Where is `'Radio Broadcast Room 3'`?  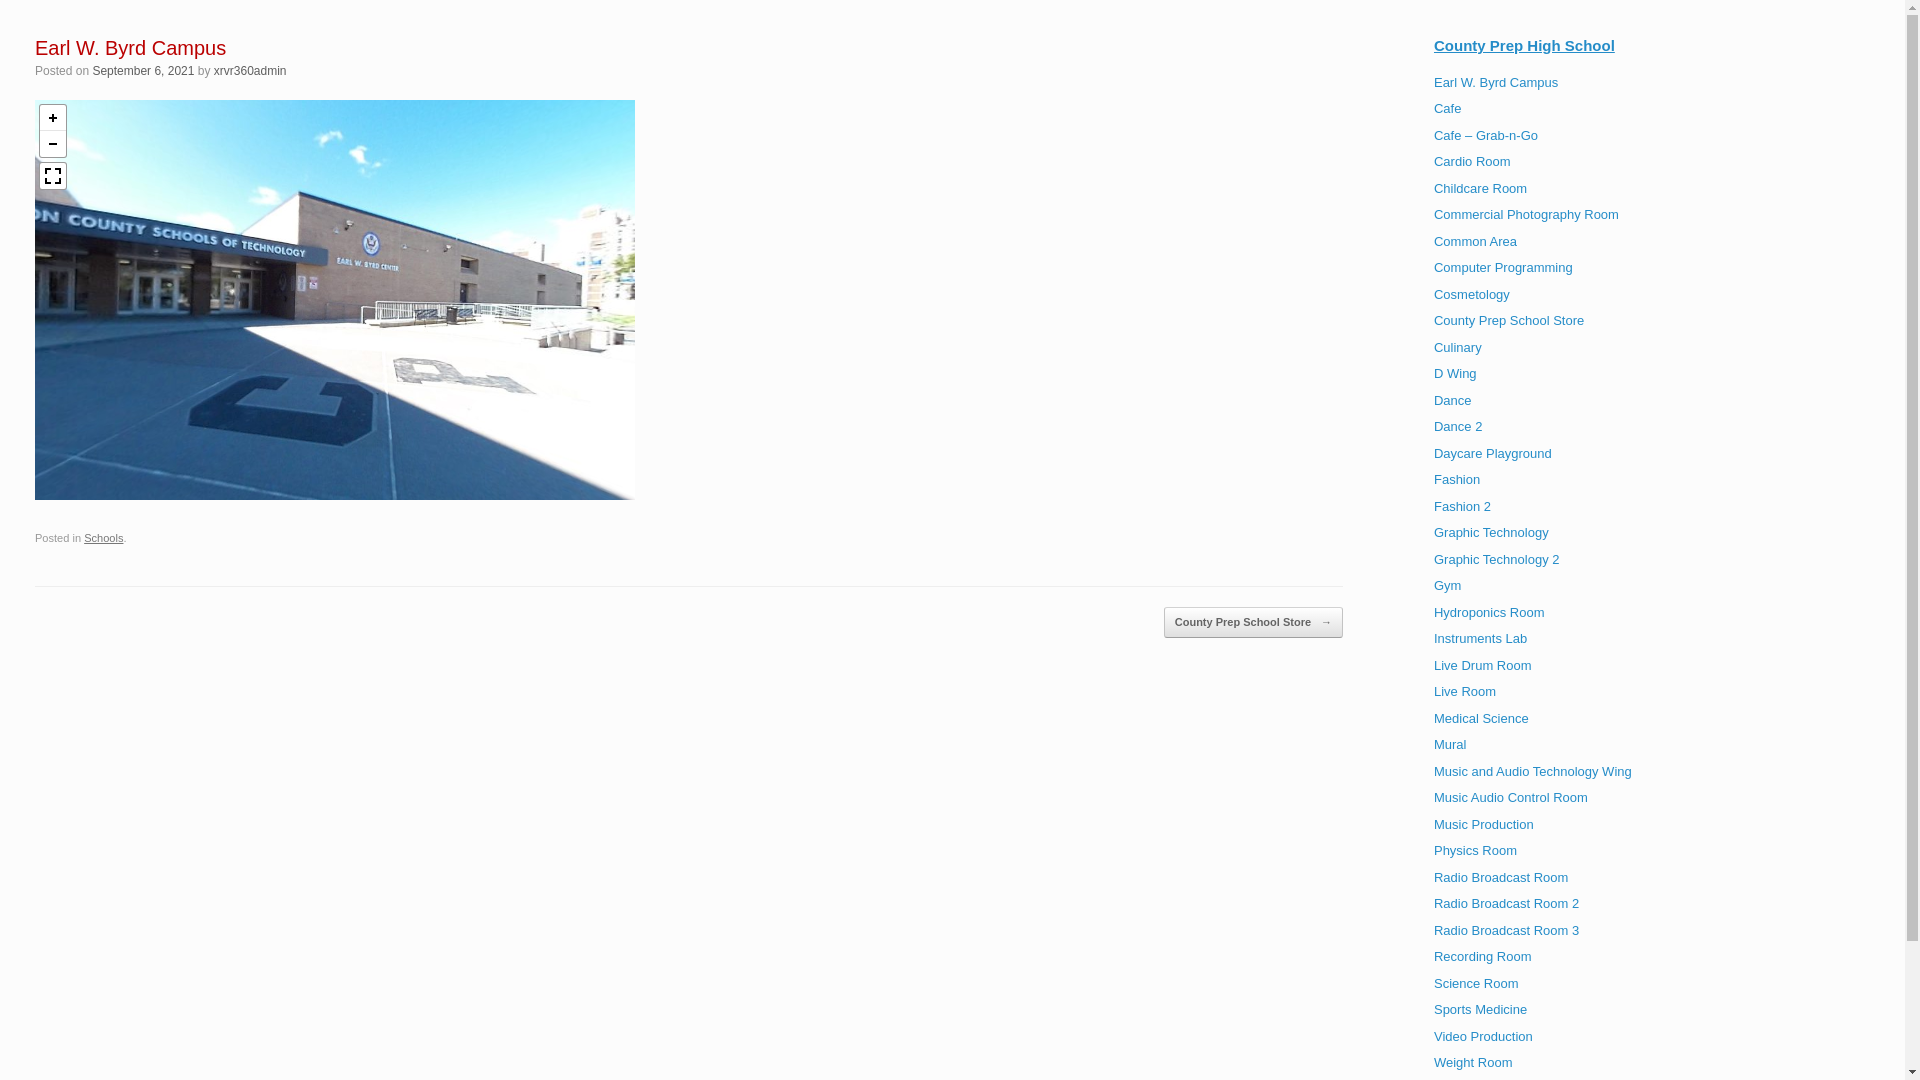
'Radio Broadcast Room 3' is located at coordinates (1433, 929).